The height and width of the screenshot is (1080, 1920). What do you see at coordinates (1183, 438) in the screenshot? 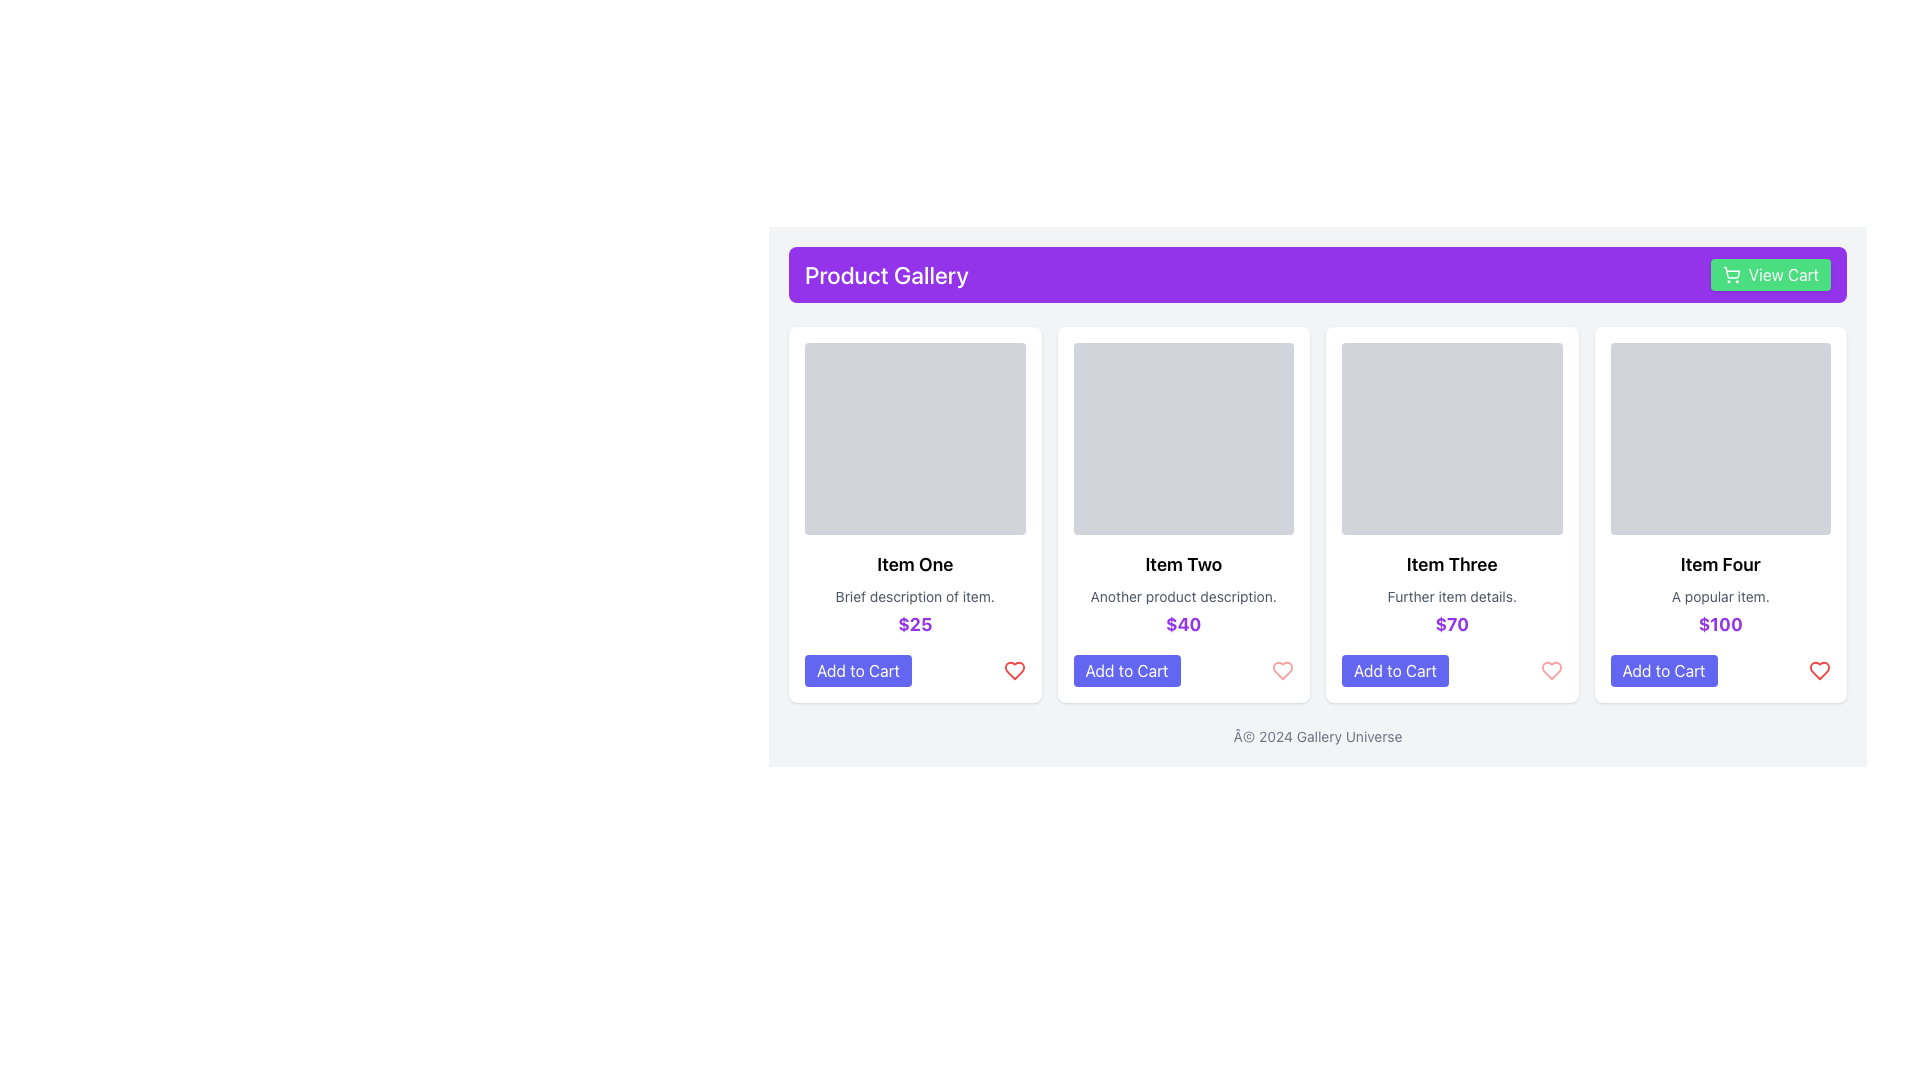
I see `the rectangular placeholder image with rounded corners and a gray background located above the title 'Item Two' in the second column of the product card grid` at bounding box center [1183, 438].